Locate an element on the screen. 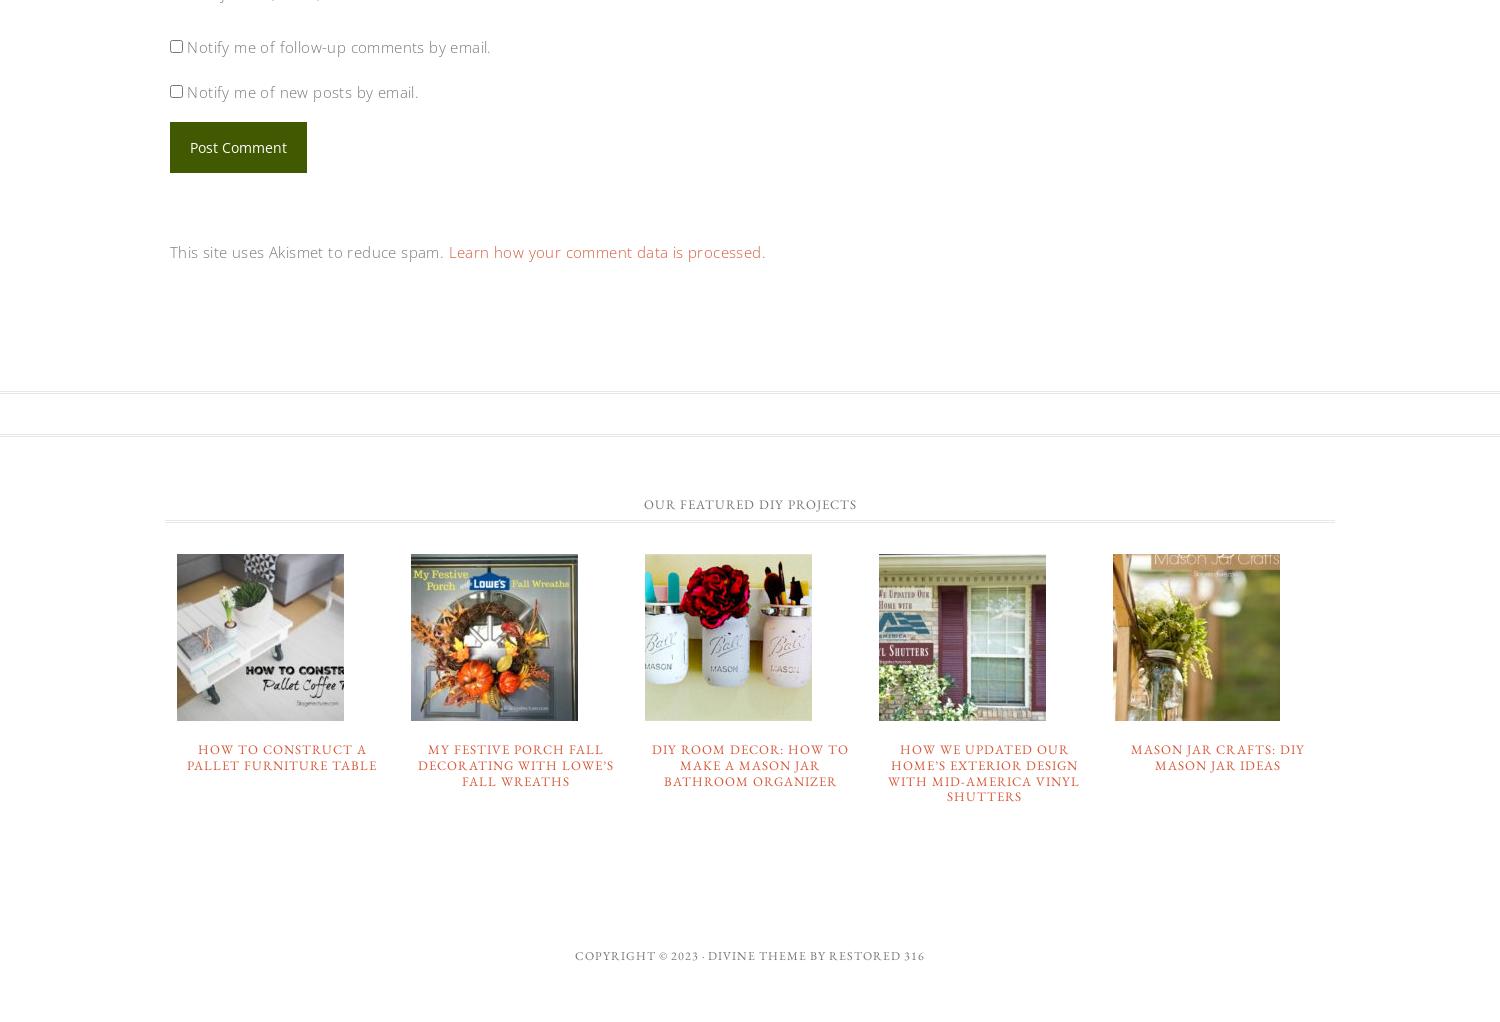 The height and width of the screenshot is (1022, 1500). 'My Festive Porch Fall Decorating with Lowe’s Fall Wreaths' is located at coordinates (516, 763).